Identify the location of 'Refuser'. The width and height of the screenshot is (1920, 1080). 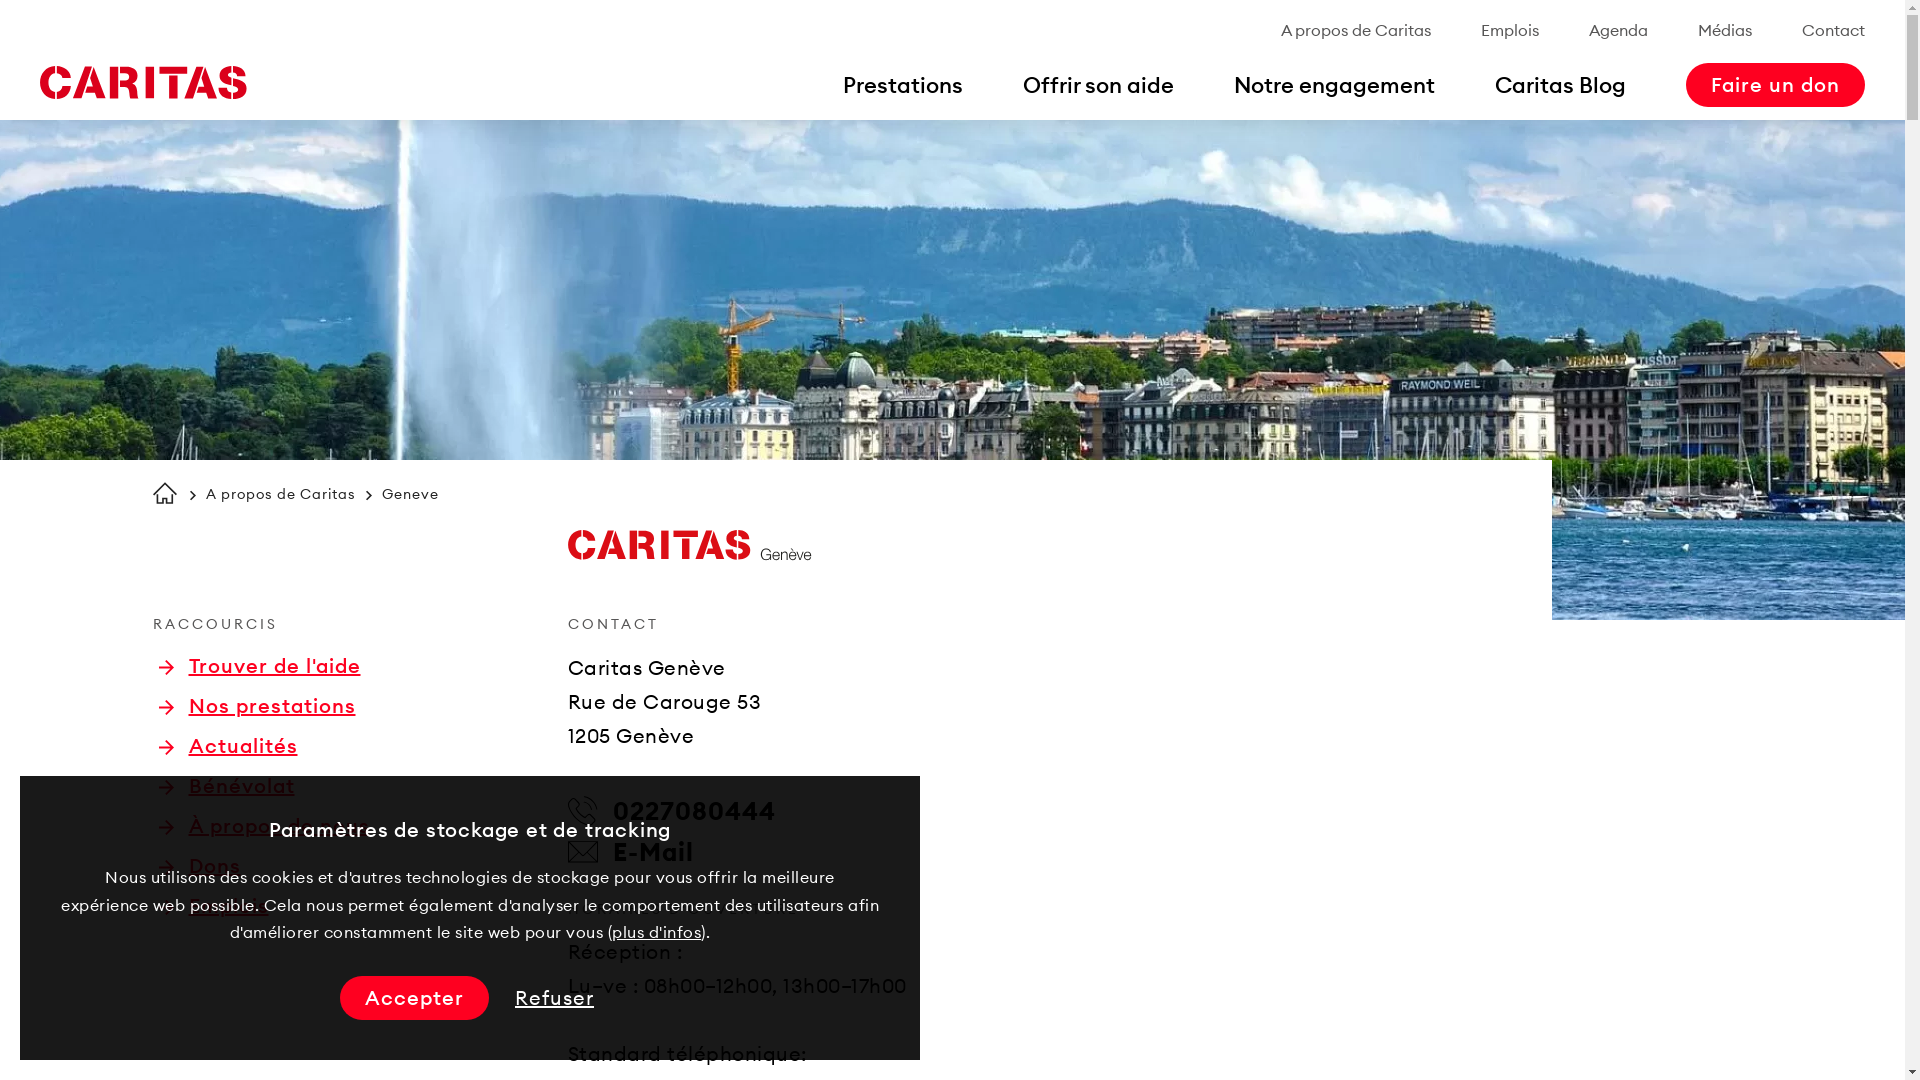
(554, 998).